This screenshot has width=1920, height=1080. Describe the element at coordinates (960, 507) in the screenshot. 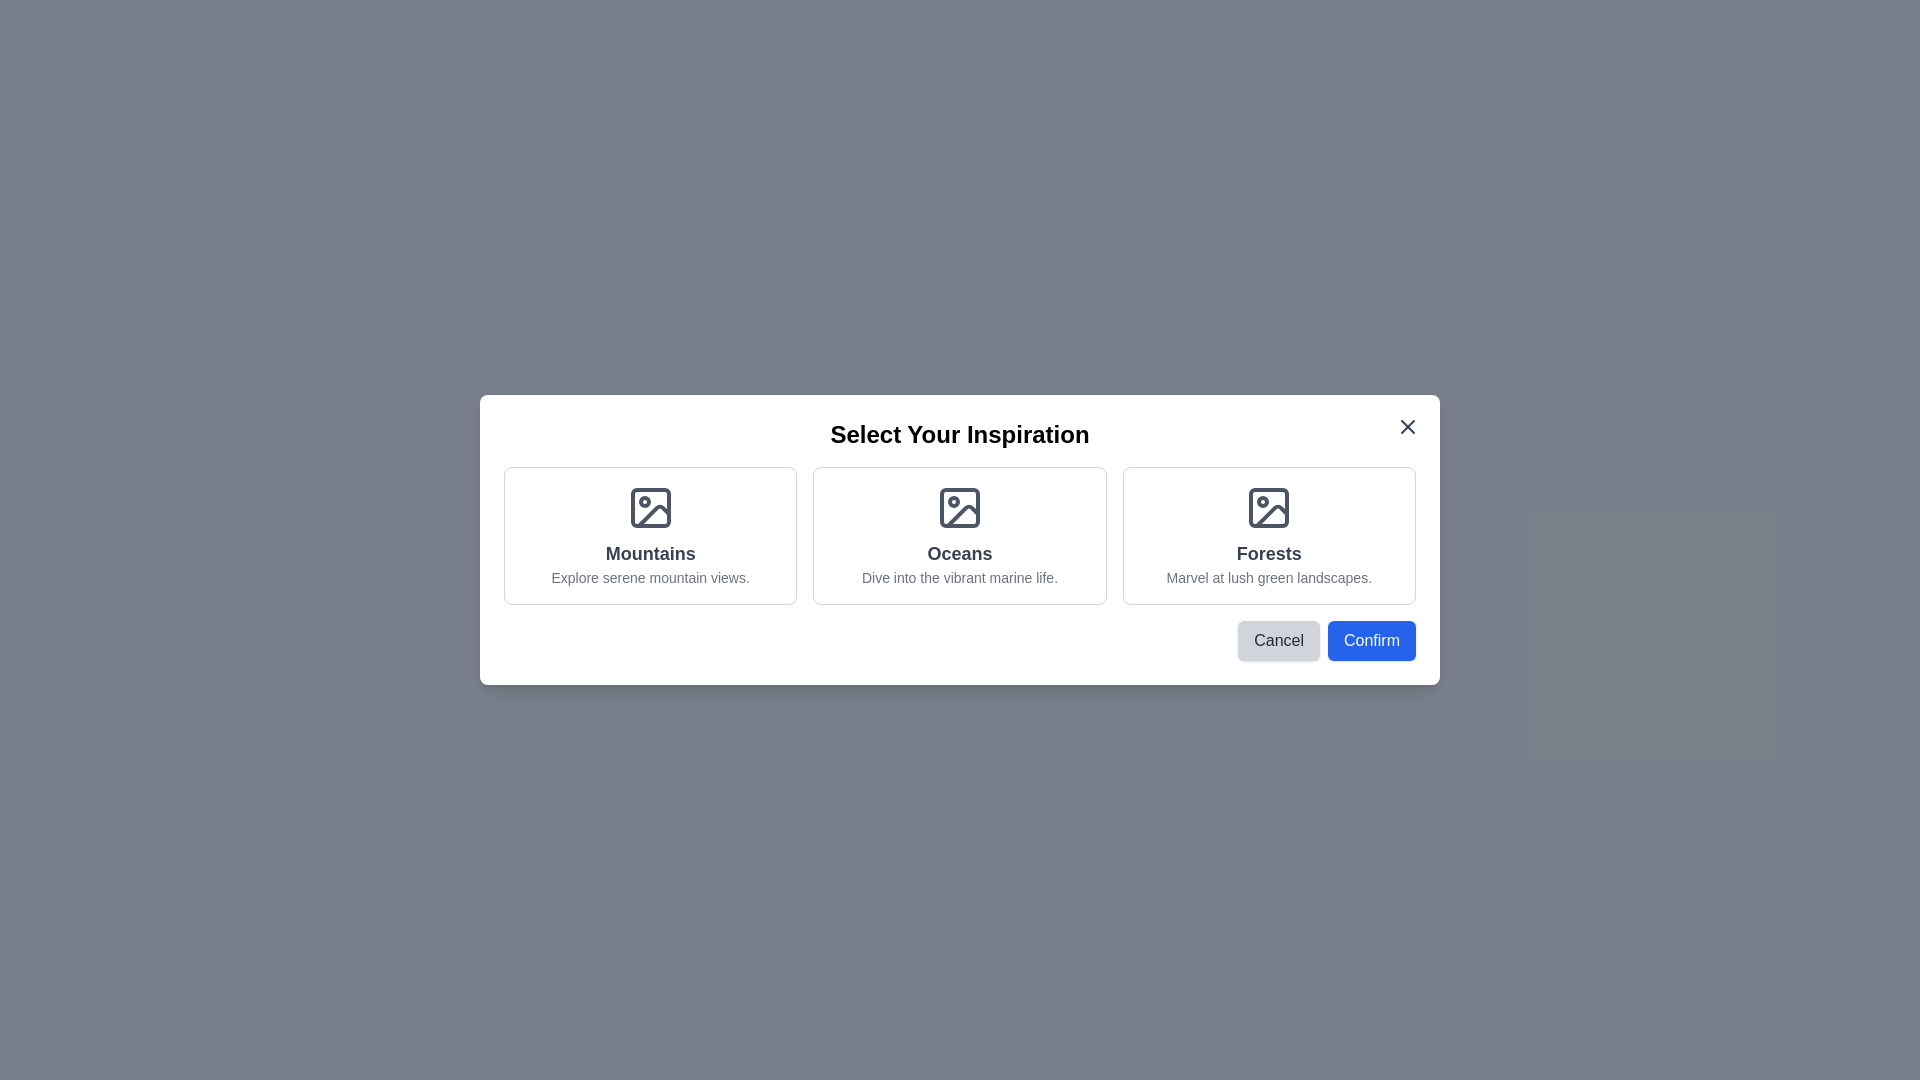

I see `the decorative shape within the icon representing 'Oceans', which is a dark gray rectangular shape with rounded corners located in the second column of the selection grid` at that location.